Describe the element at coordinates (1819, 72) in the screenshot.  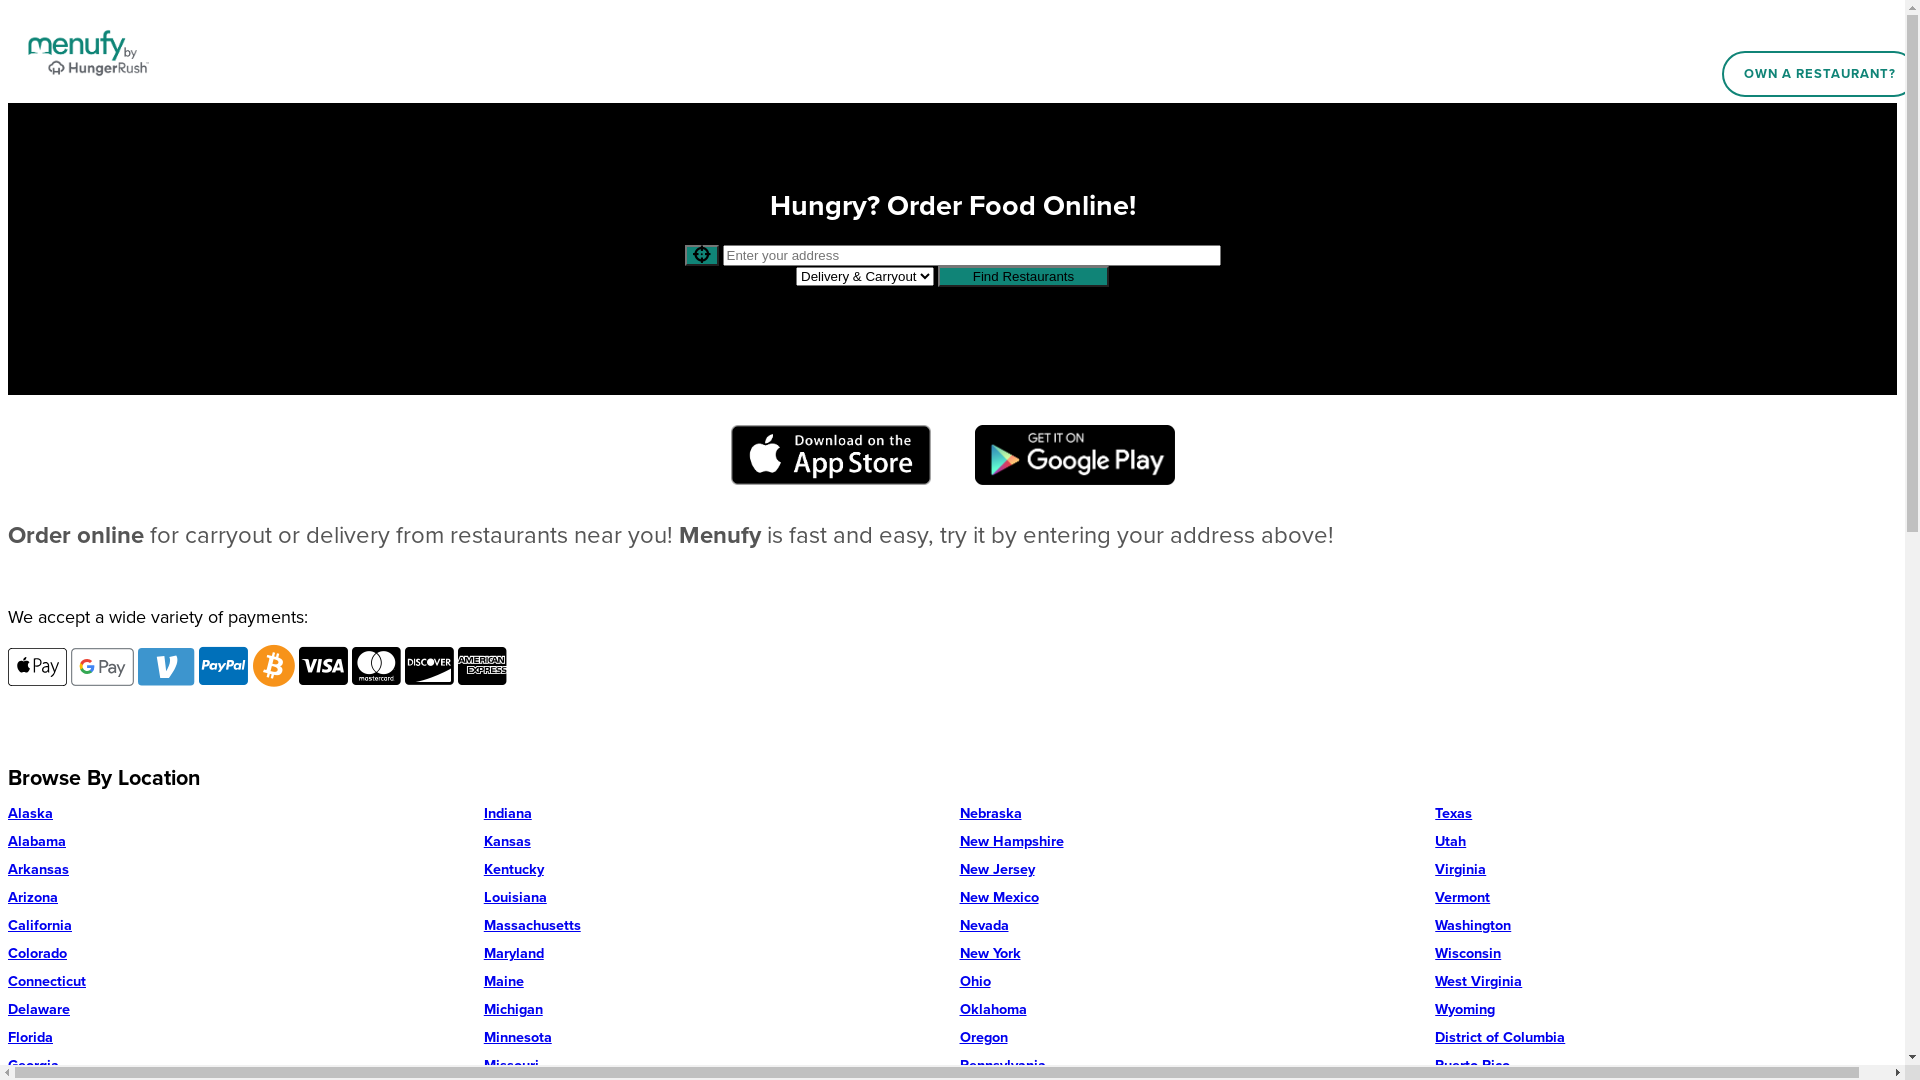
I see `'OWN A RESTAURANT?'` at that location.